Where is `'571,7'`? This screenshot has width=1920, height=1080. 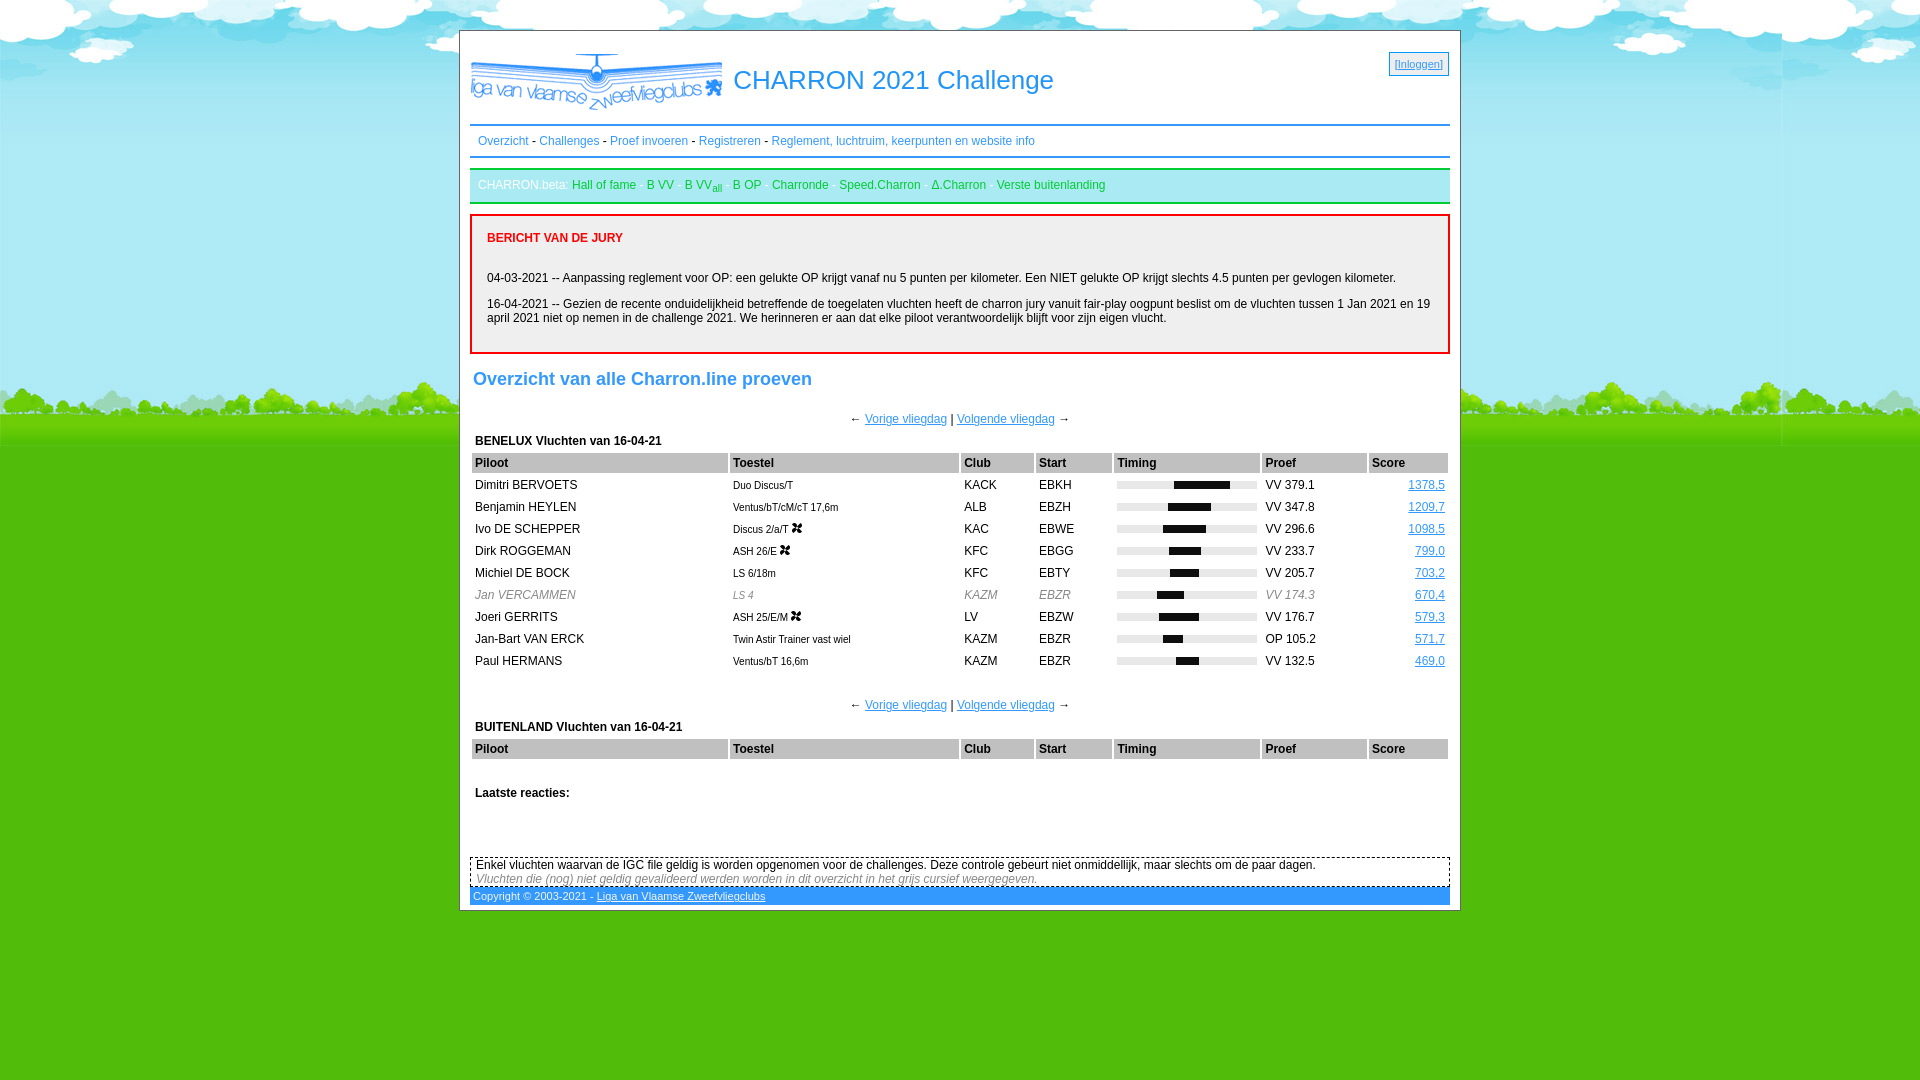
'571,7' is located at coordinates (1429, 639).